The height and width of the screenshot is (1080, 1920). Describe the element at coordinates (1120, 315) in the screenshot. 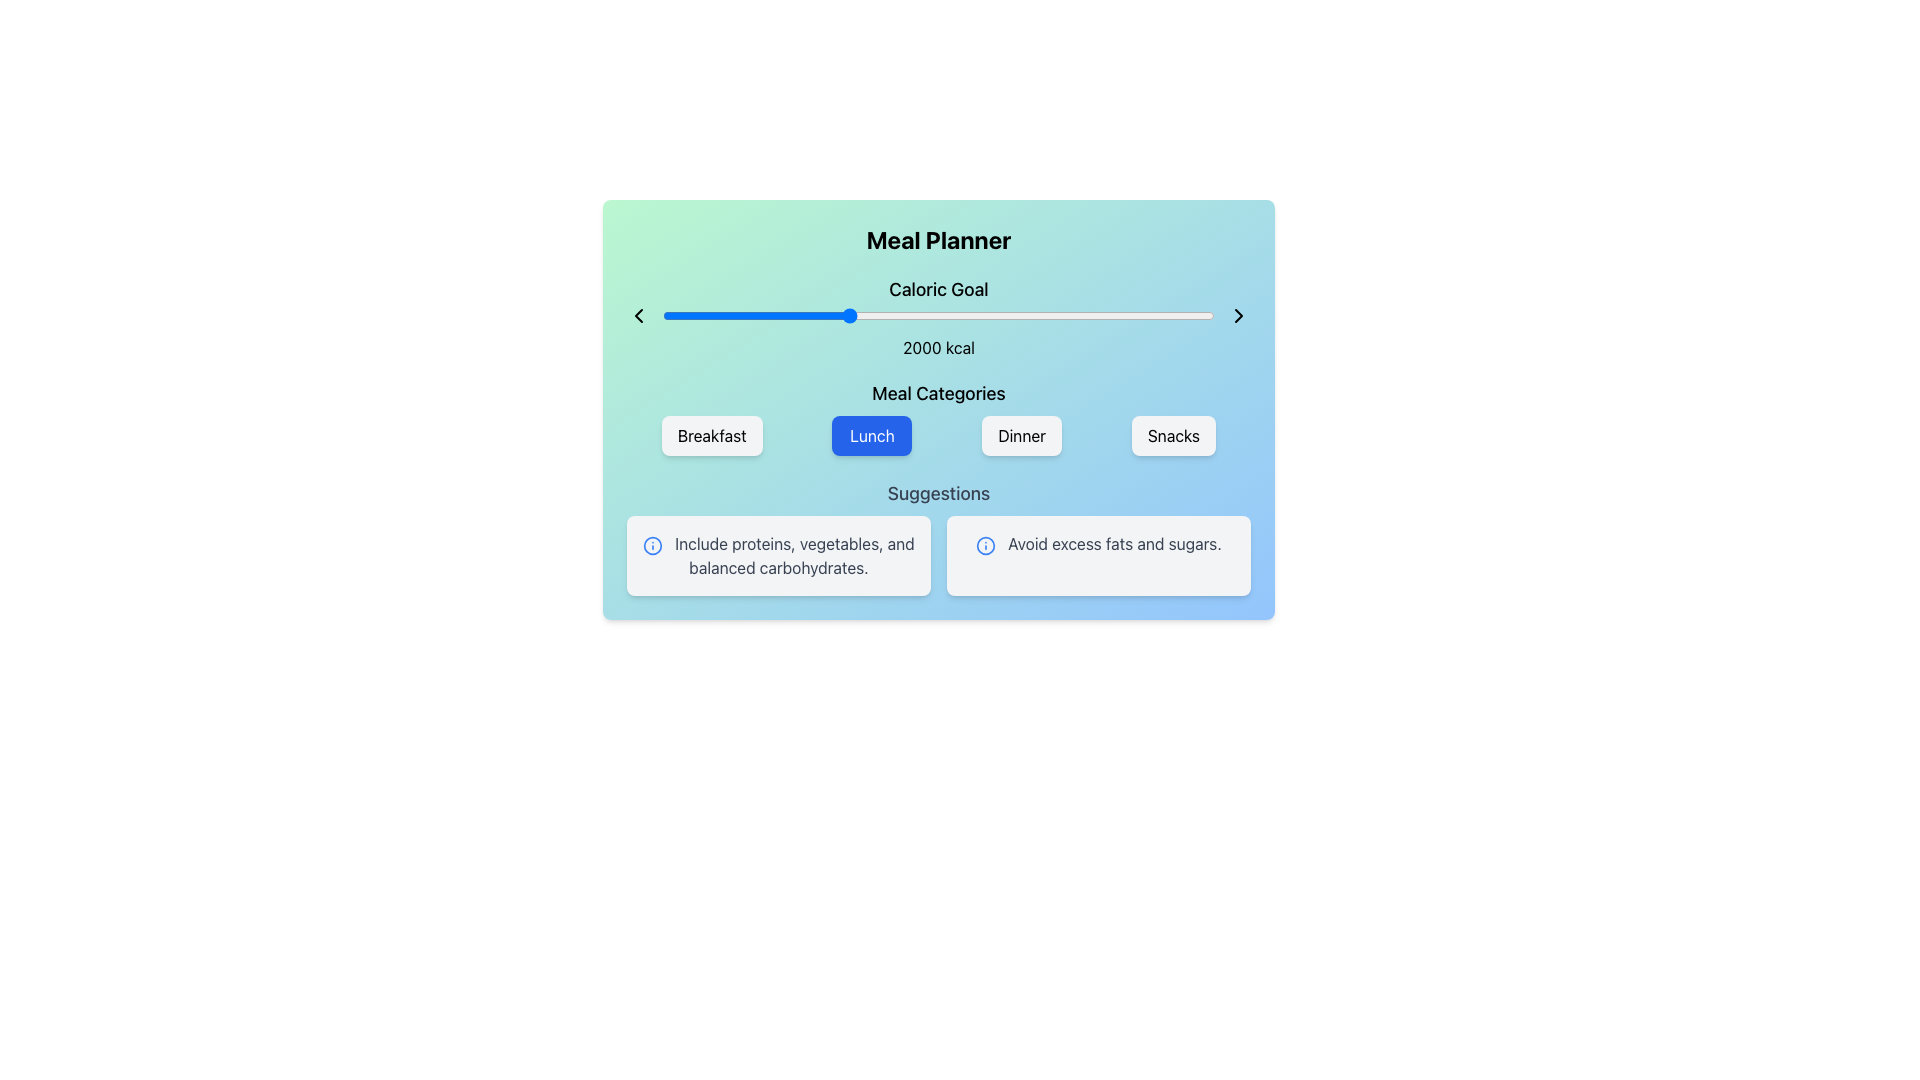

I see `the caloric goal` at that location.